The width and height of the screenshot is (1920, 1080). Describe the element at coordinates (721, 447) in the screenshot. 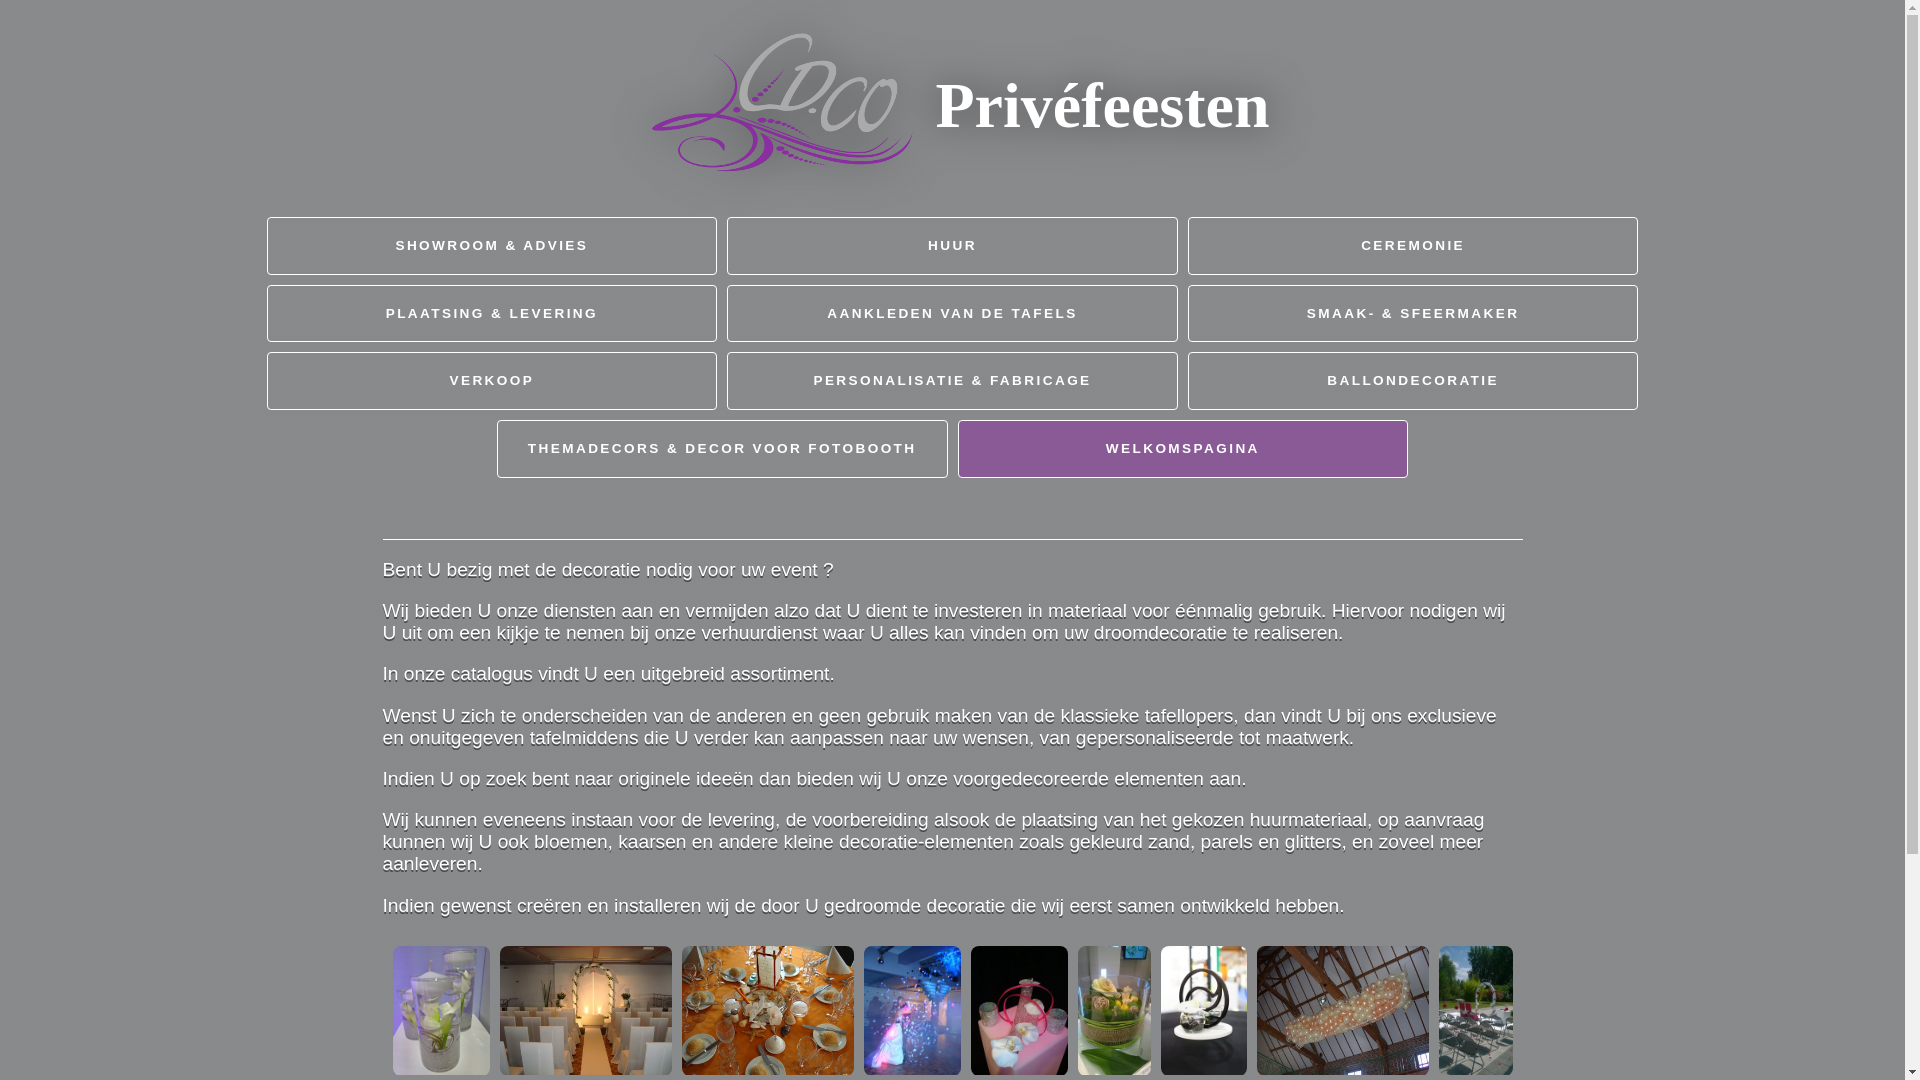

I see `'THEMADECORS & DECOR VOOR FOTOBOOTH'` at that location.